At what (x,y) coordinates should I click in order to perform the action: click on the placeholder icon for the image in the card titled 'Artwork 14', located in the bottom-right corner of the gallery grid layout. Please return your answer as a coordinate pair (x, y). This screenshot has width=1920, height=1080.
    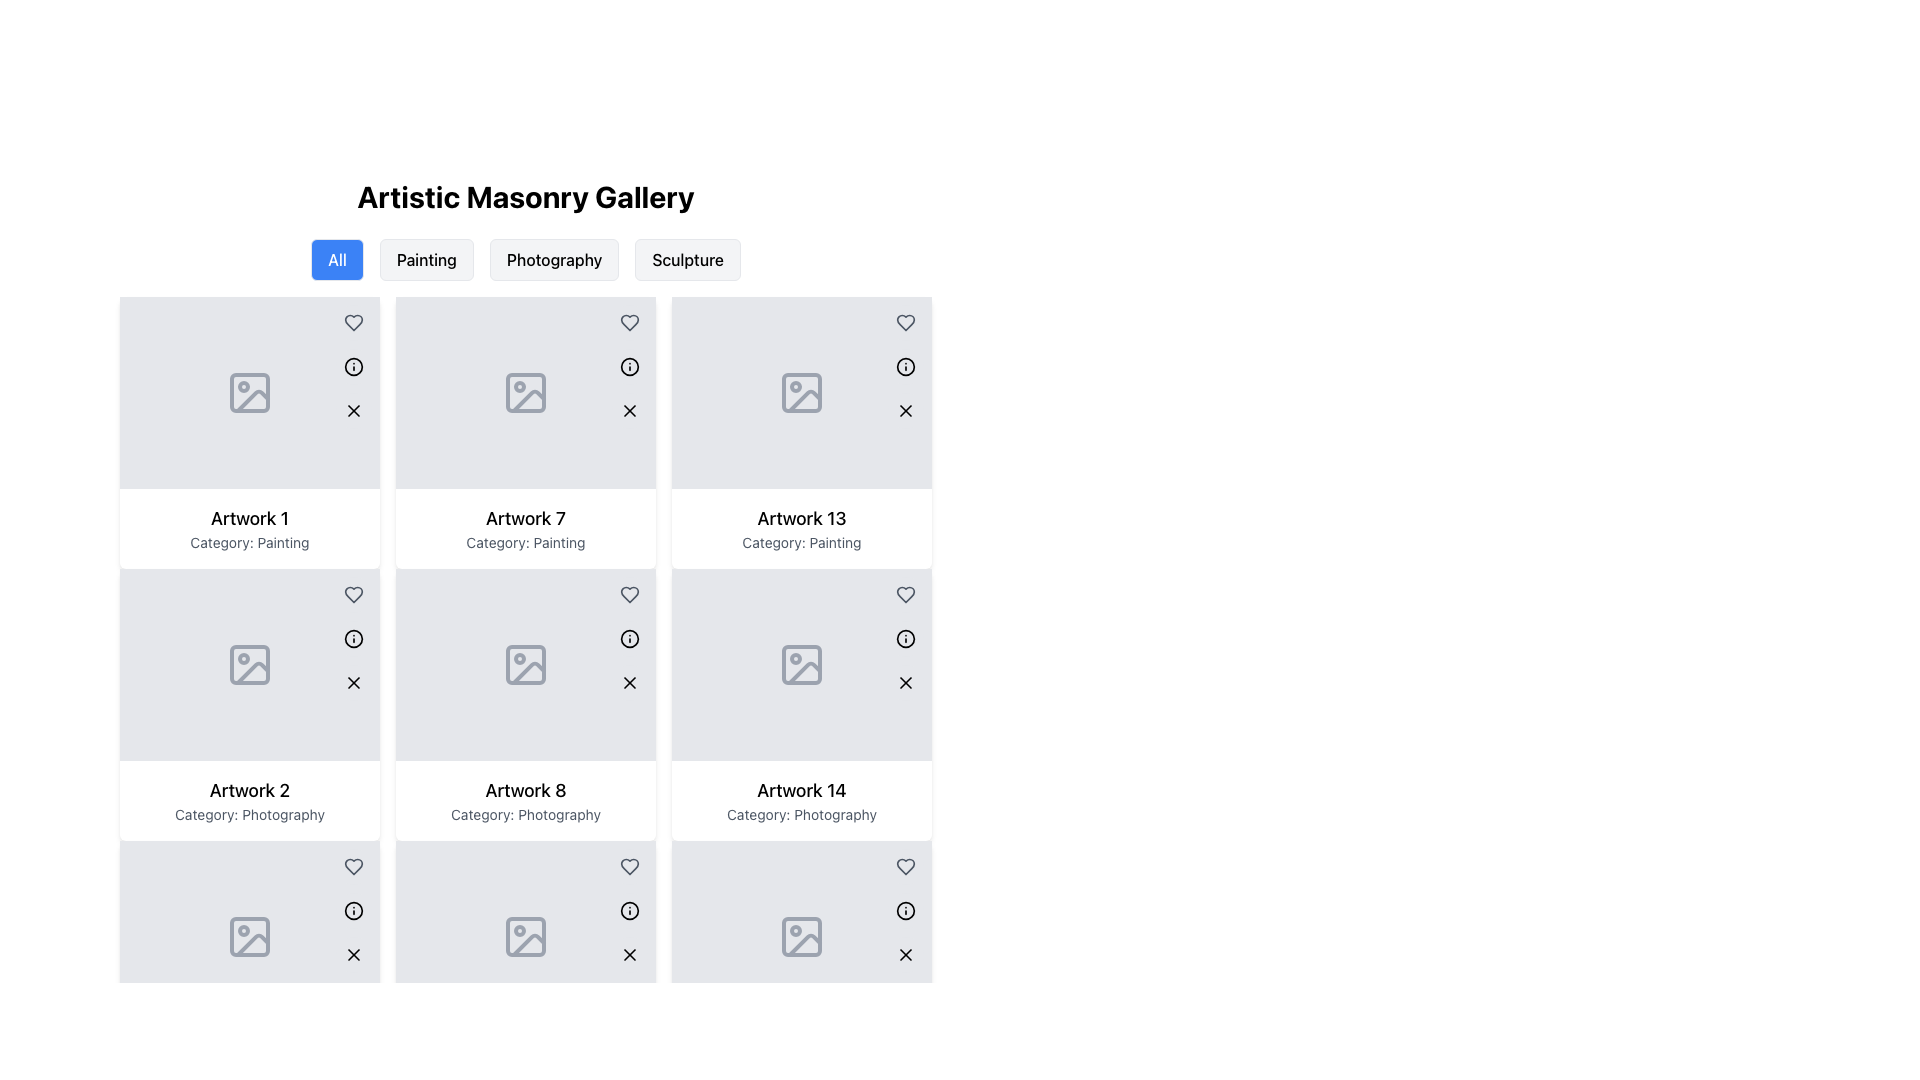
    Looking at the image, I should click on (801, 664).